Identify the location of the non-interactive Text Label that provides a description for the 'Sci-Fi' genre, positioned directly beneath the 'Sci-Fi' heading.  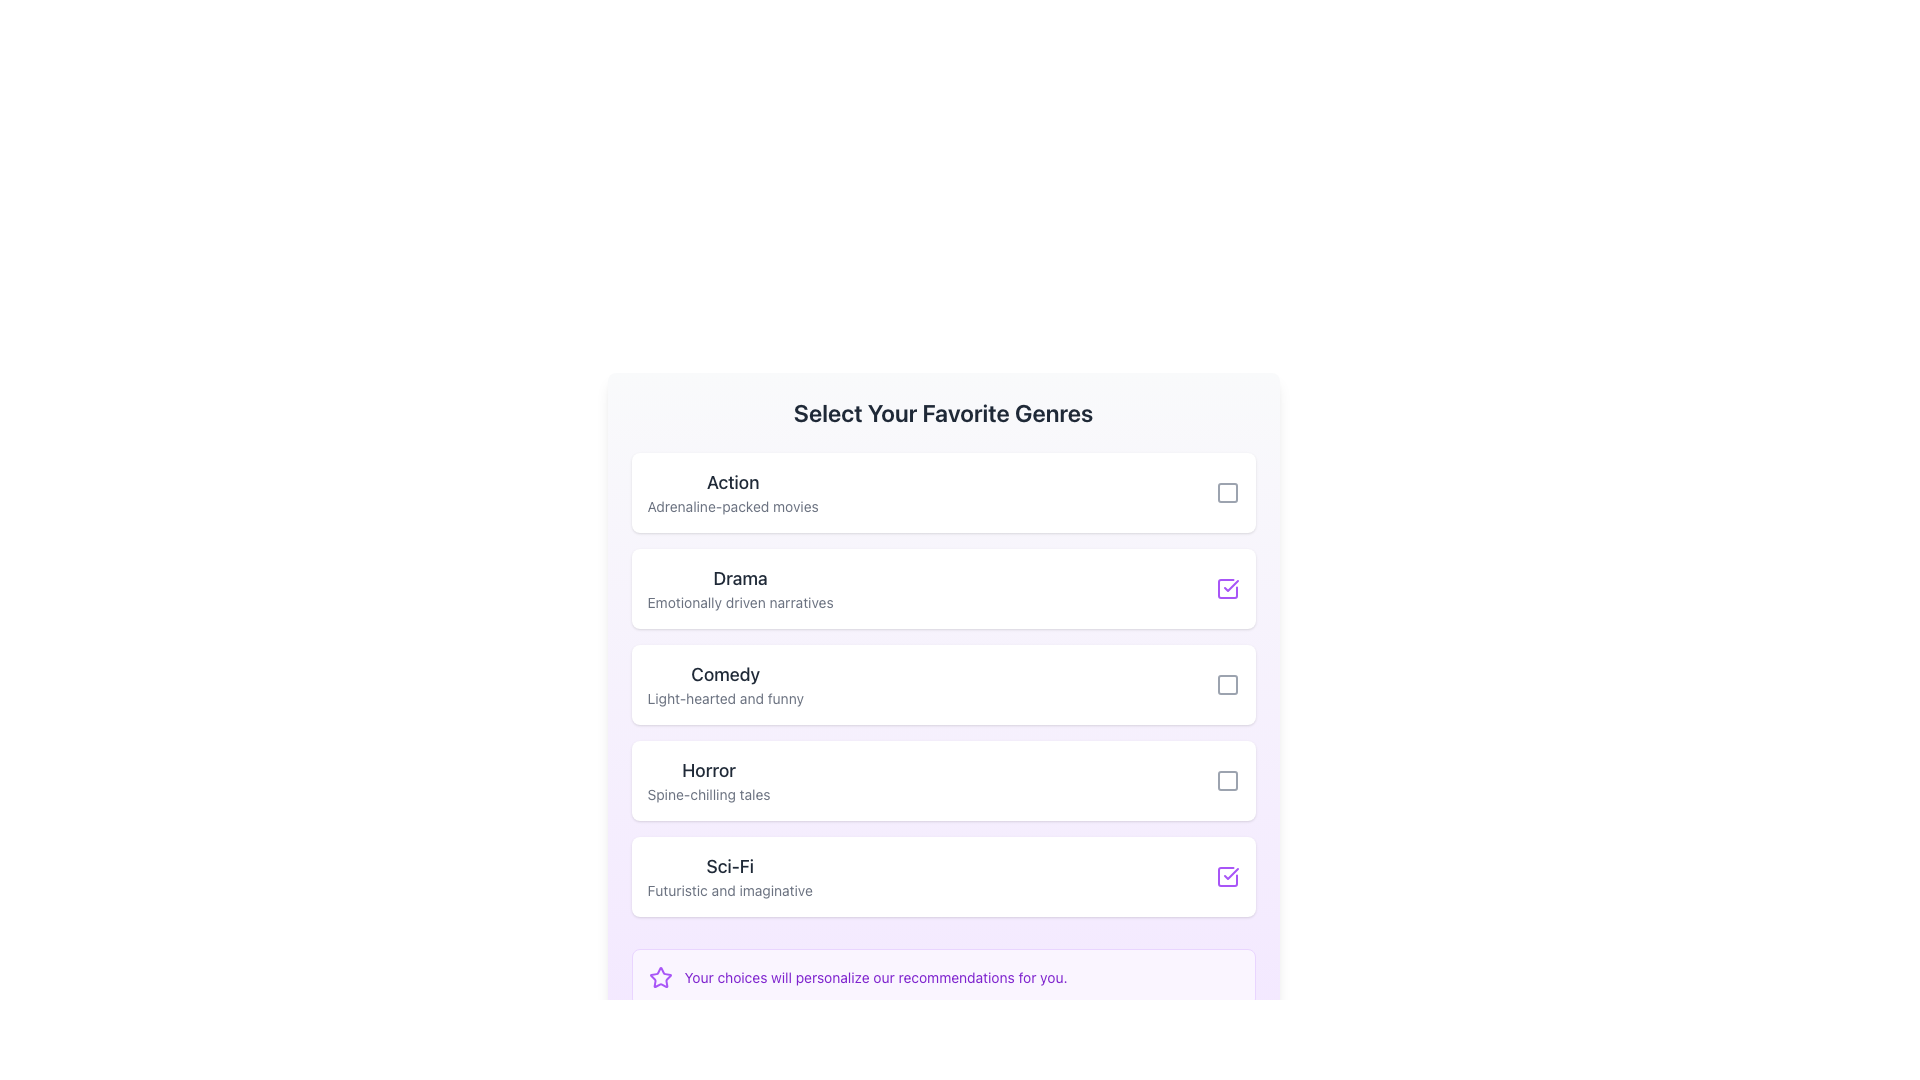
(729, 890).